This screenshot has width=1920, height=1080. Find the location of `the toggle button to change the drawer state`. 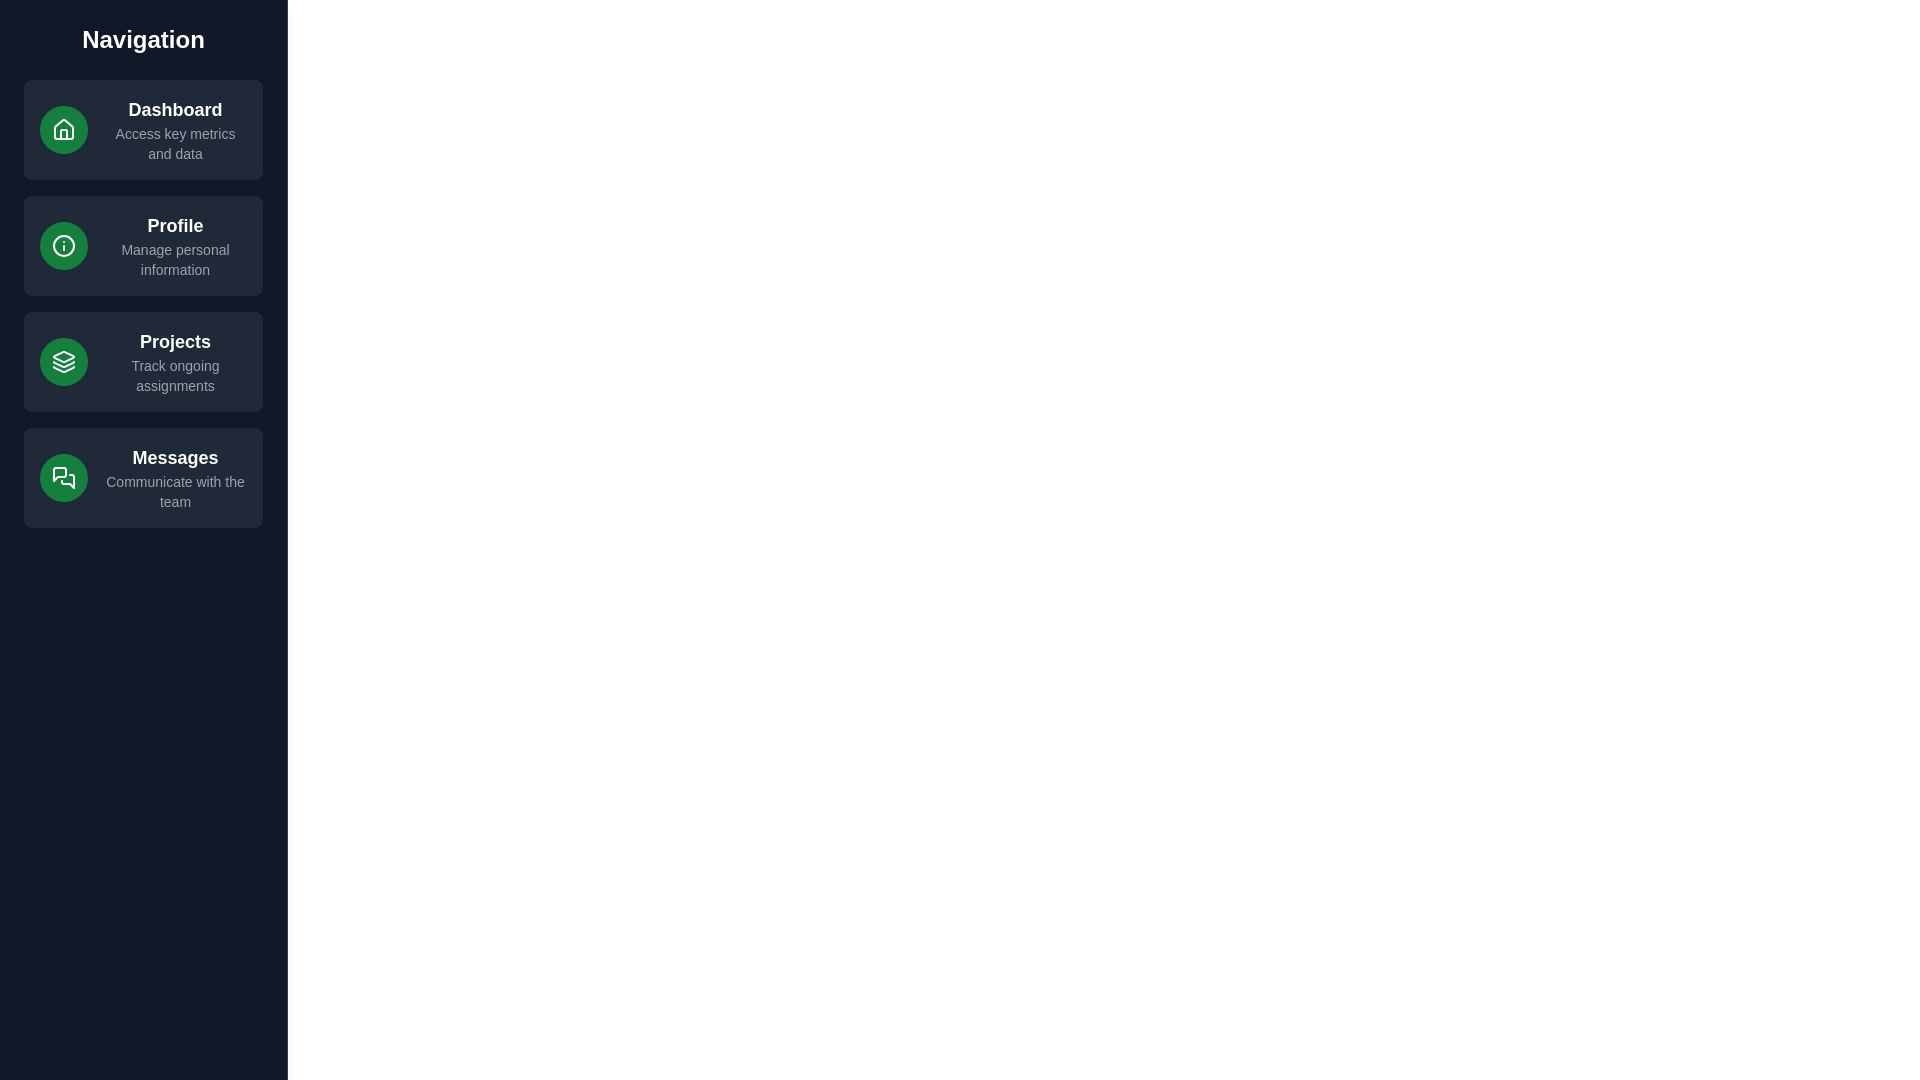

the toggle button to change the drawer state is located at coordinates (43, 43).